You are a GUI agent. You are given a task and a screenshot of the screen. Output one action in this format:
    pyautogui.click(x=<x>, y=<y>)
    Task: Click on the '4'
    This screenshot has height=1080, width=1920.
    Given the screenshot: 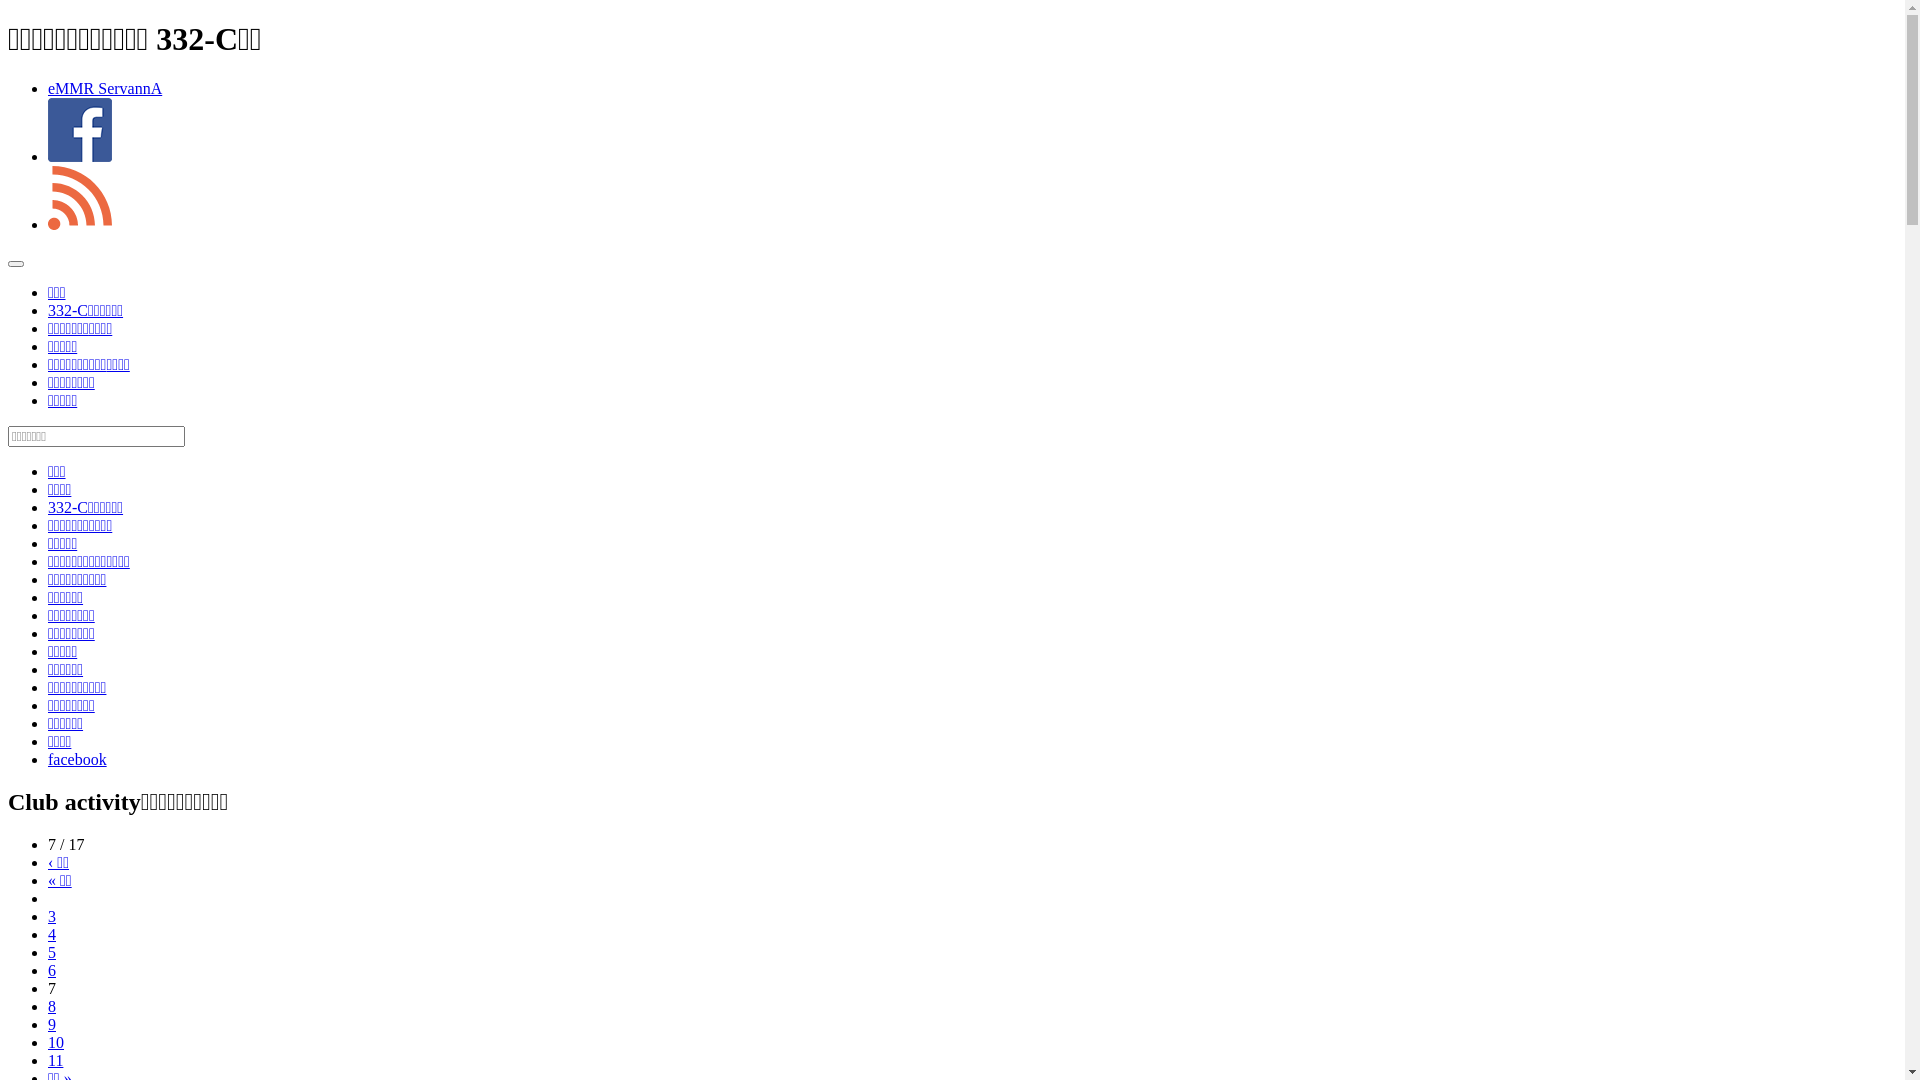 What is the action you would take?
    pyautogui.click(x=52, y=934)
    